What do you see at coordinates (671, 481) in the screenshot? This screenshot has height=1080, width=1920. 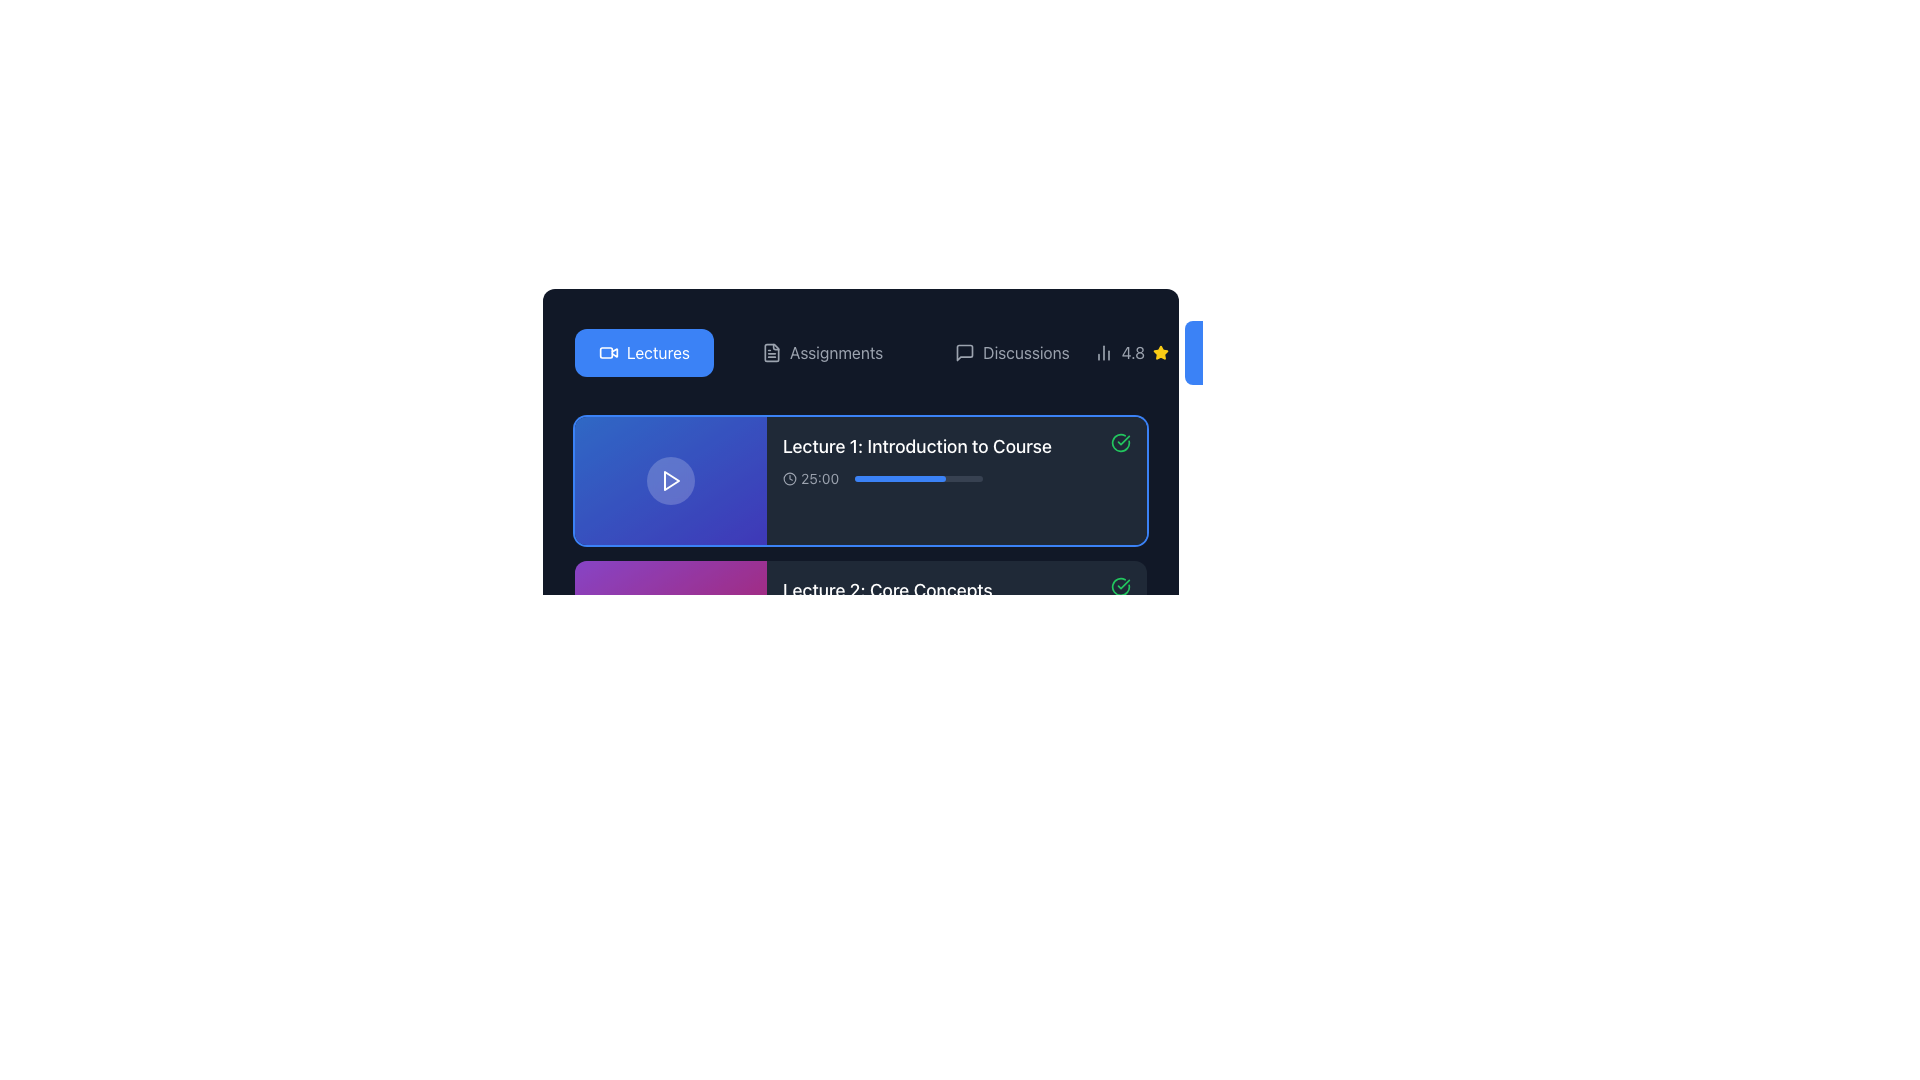 I see `the play button icon, which is a triangular shape on a blue rounded rectangular background, located to the left of 'Lecture 1: Introduction to Course'` at bounding box center [671, 481].